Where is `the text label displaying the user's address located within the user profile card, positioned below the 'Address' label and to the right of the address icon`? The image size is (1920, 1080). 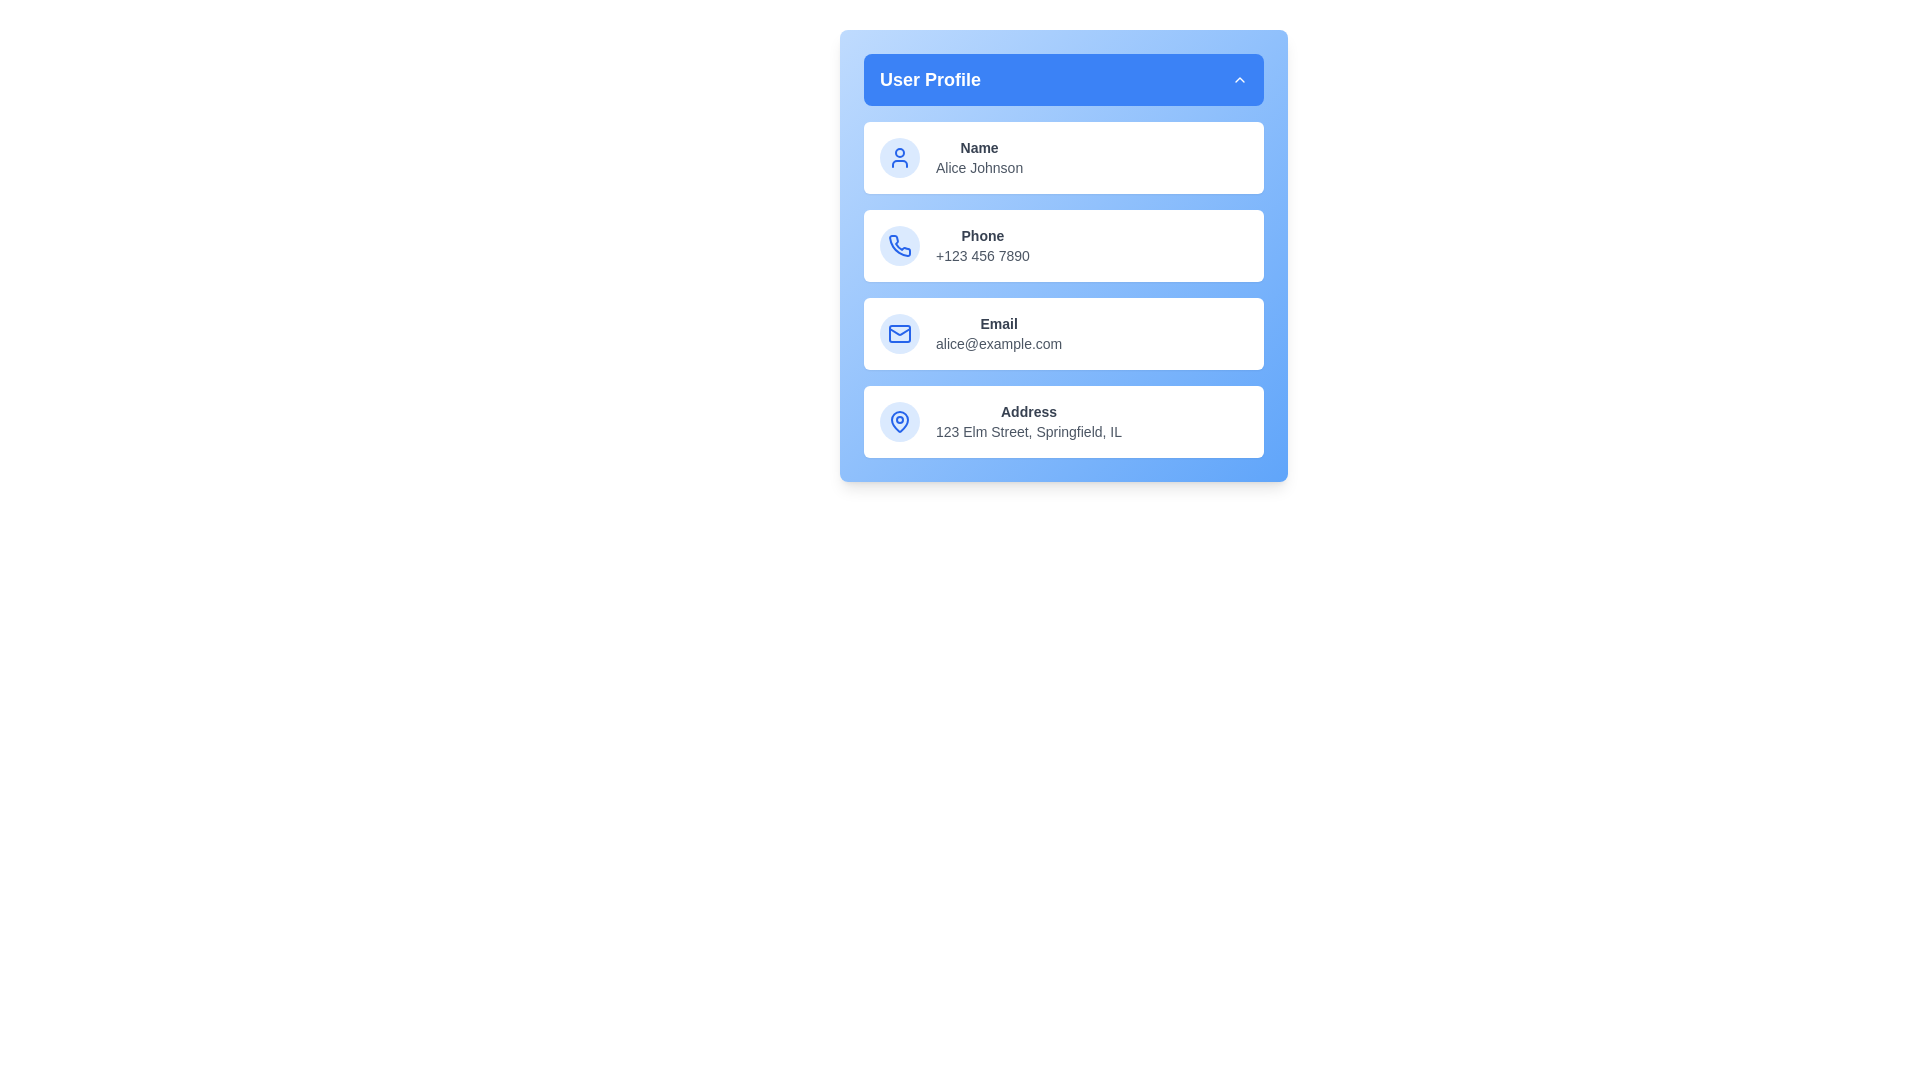 the text label displaying the user's address located within the user profile card, positioned below the 'Address' label and to the right of the address icon is located at coordinates (1028, 431).